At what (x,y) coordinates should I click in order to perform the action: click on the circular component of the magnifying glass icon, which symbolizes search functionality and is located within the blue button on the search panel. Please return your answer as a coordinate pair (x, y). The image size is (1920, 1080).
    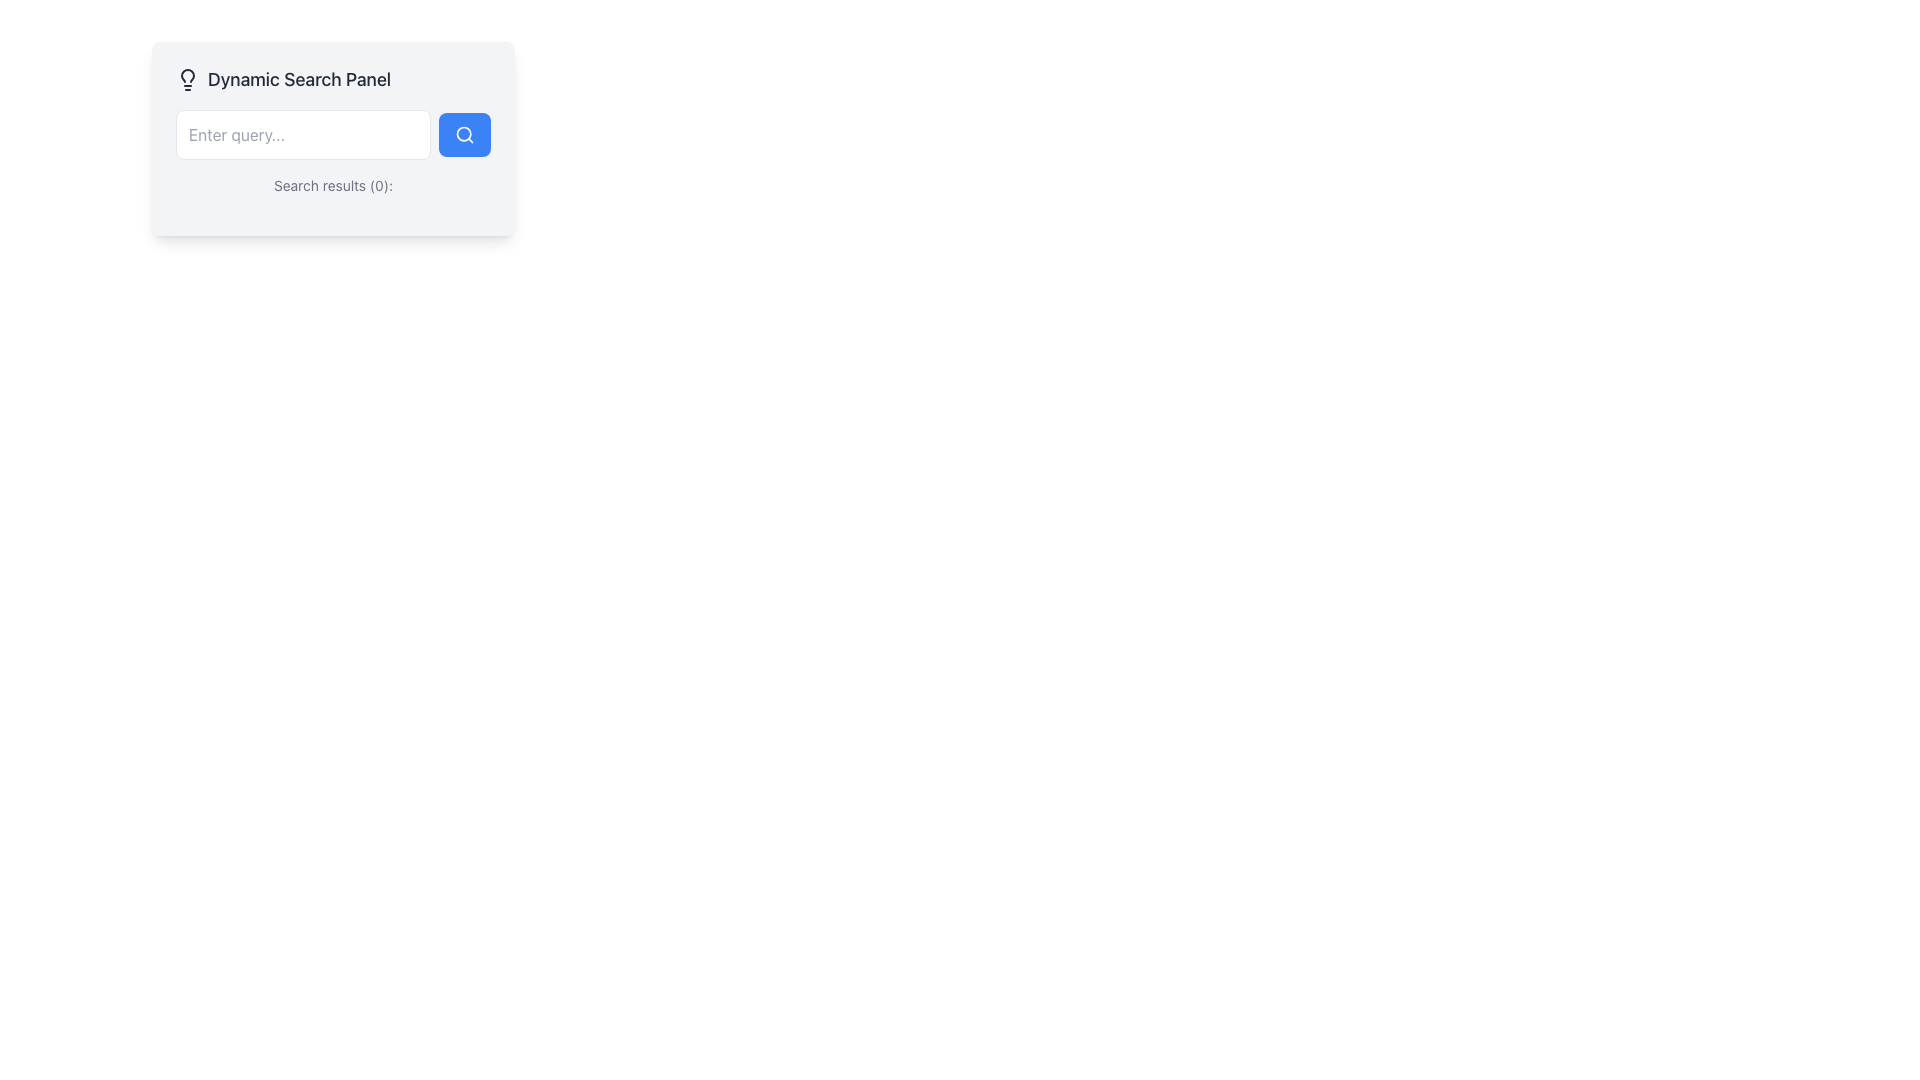
    Looking at the image, I should click on (463, 134).